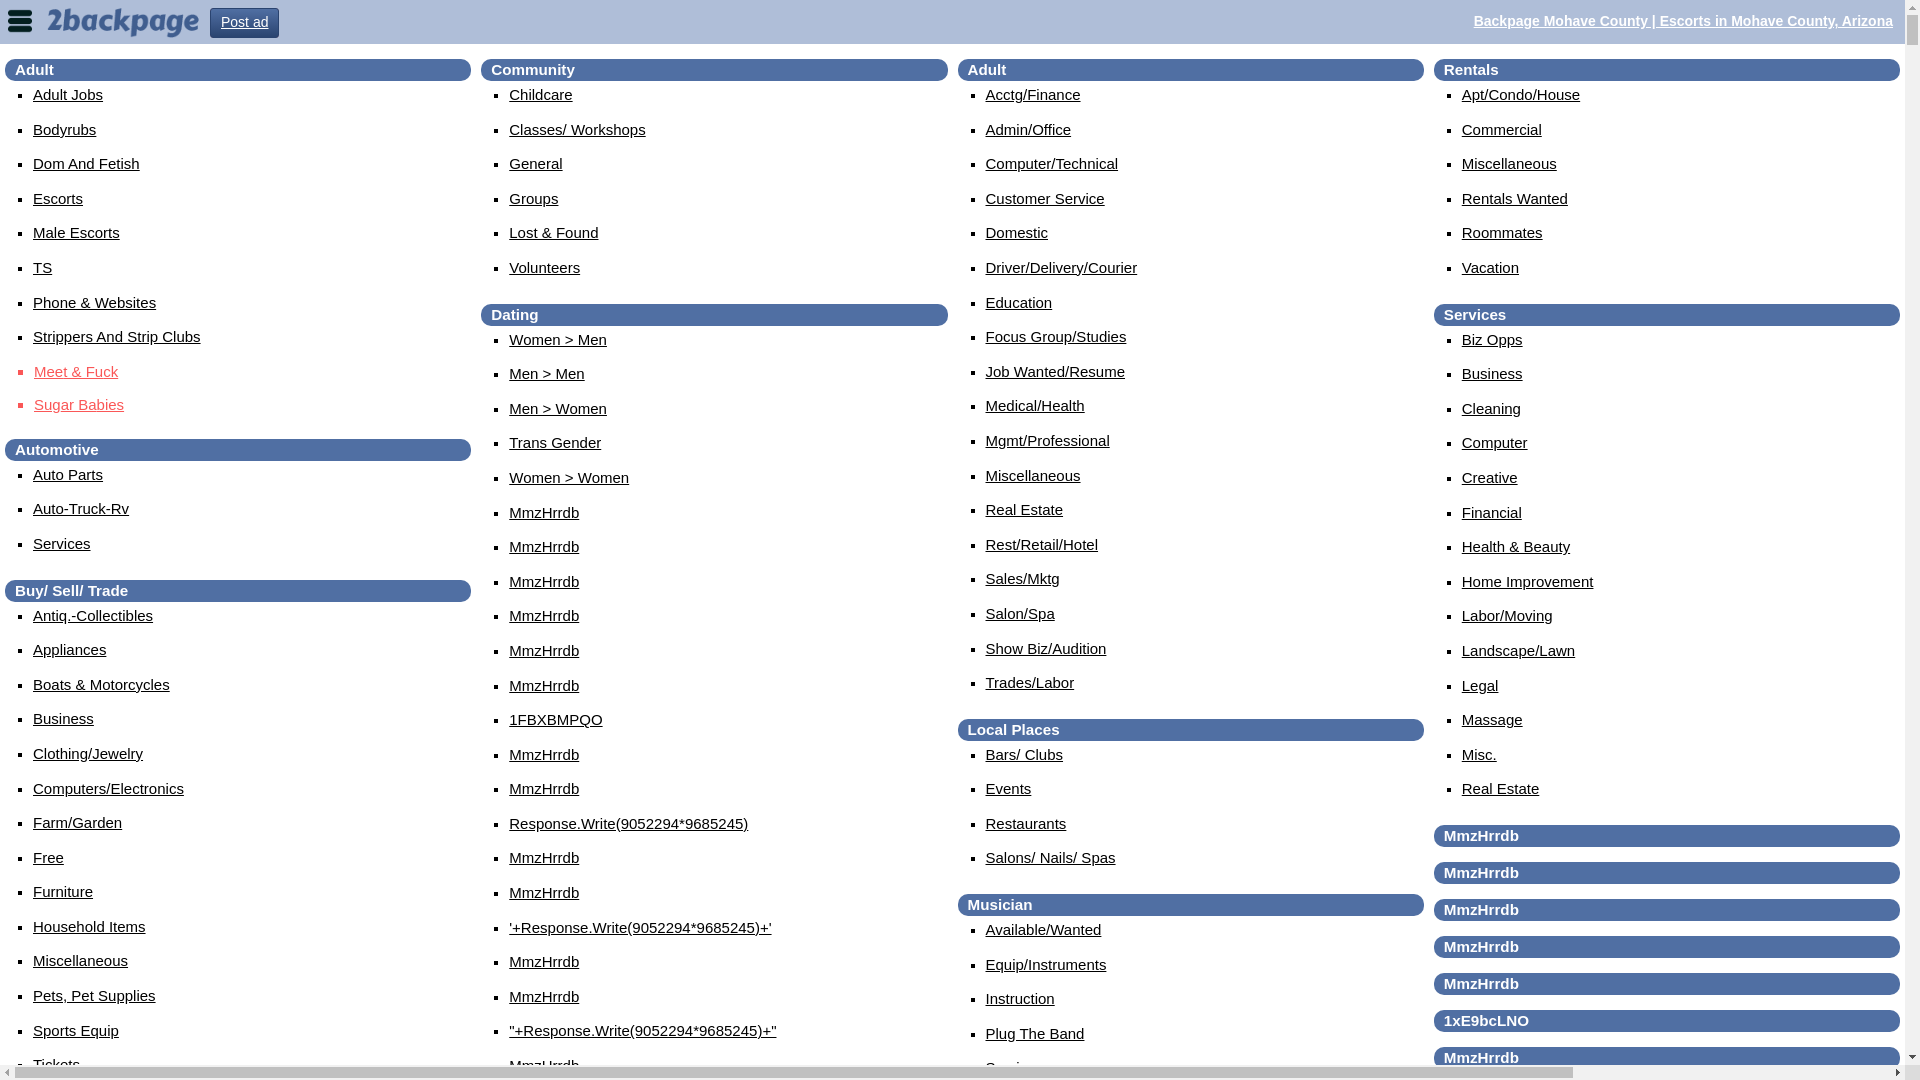 The image size is (1920, 1080). I want to click on 'Computers/Electronics', so click(107, 787).